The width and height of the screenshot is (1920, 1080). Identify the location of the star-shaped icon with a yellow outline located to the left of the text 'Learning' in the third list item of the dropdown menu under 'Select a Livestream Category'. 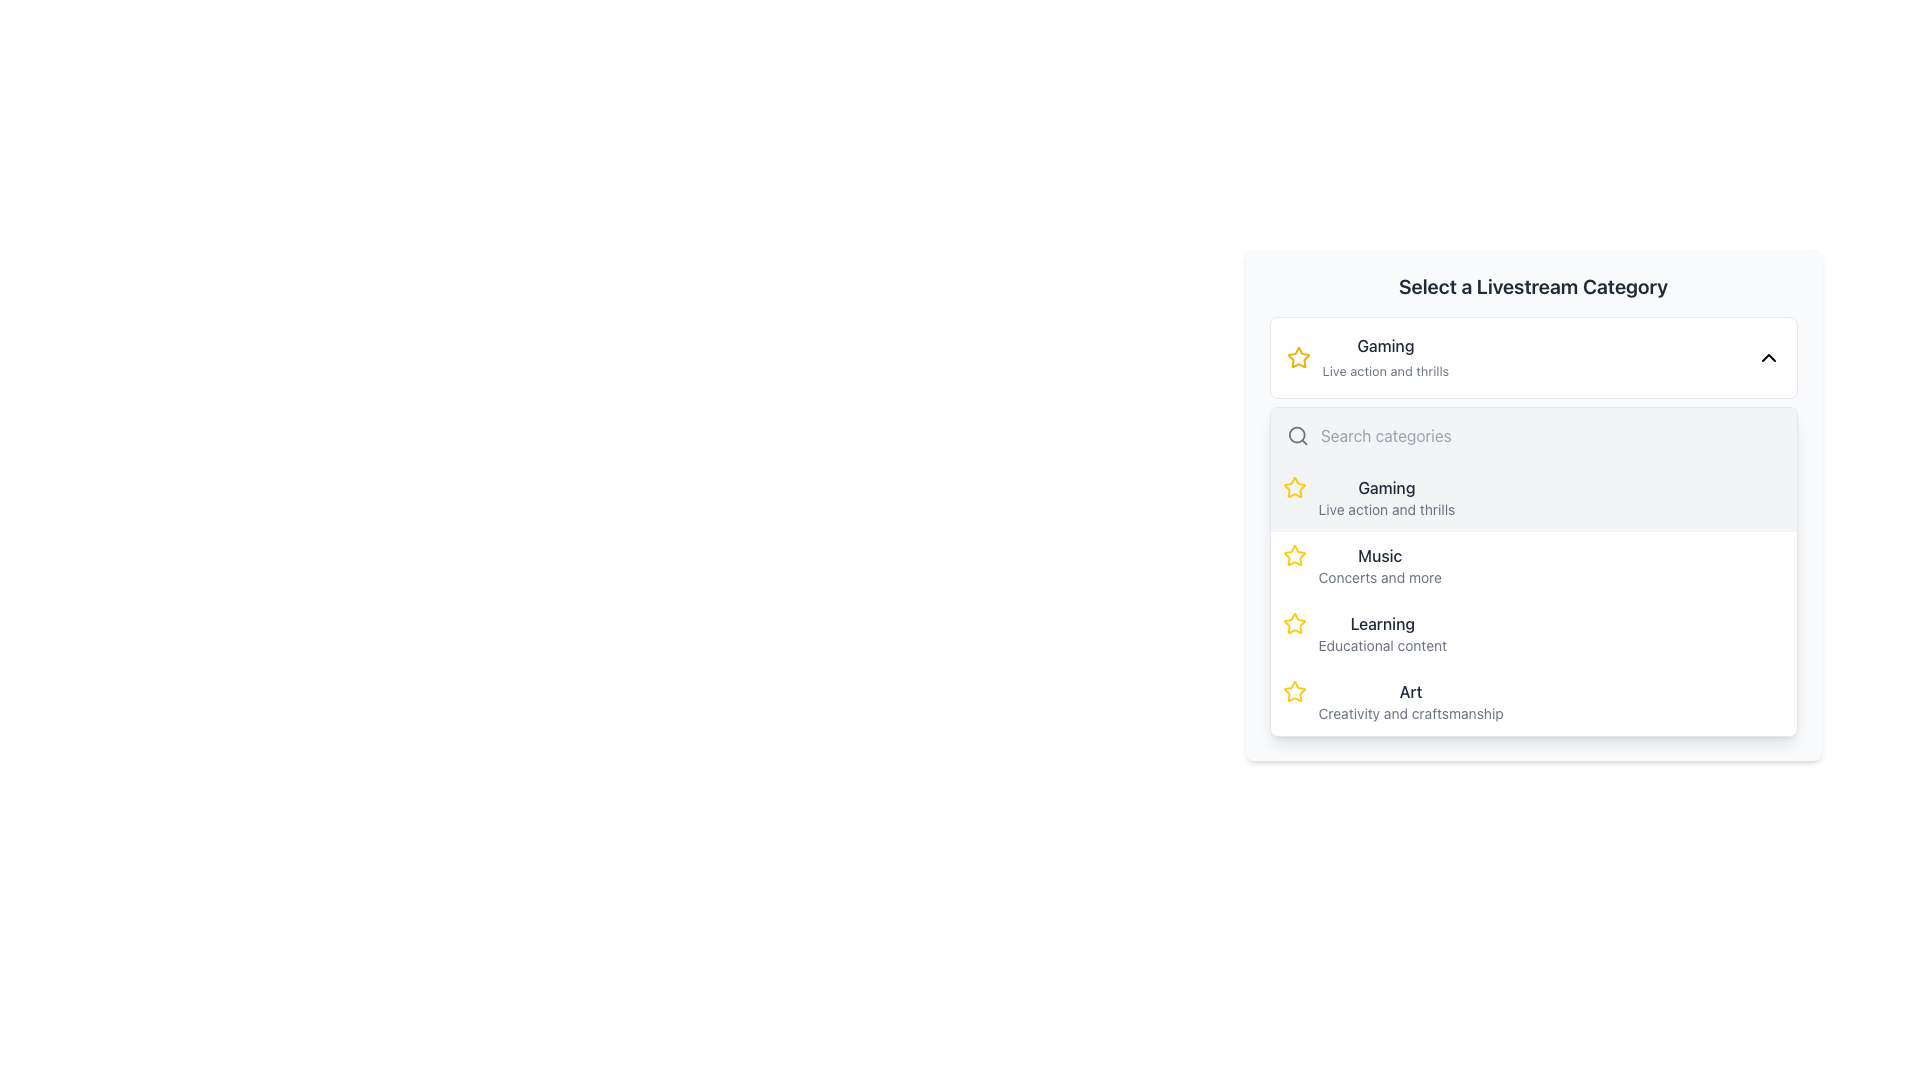
(1294, 623).